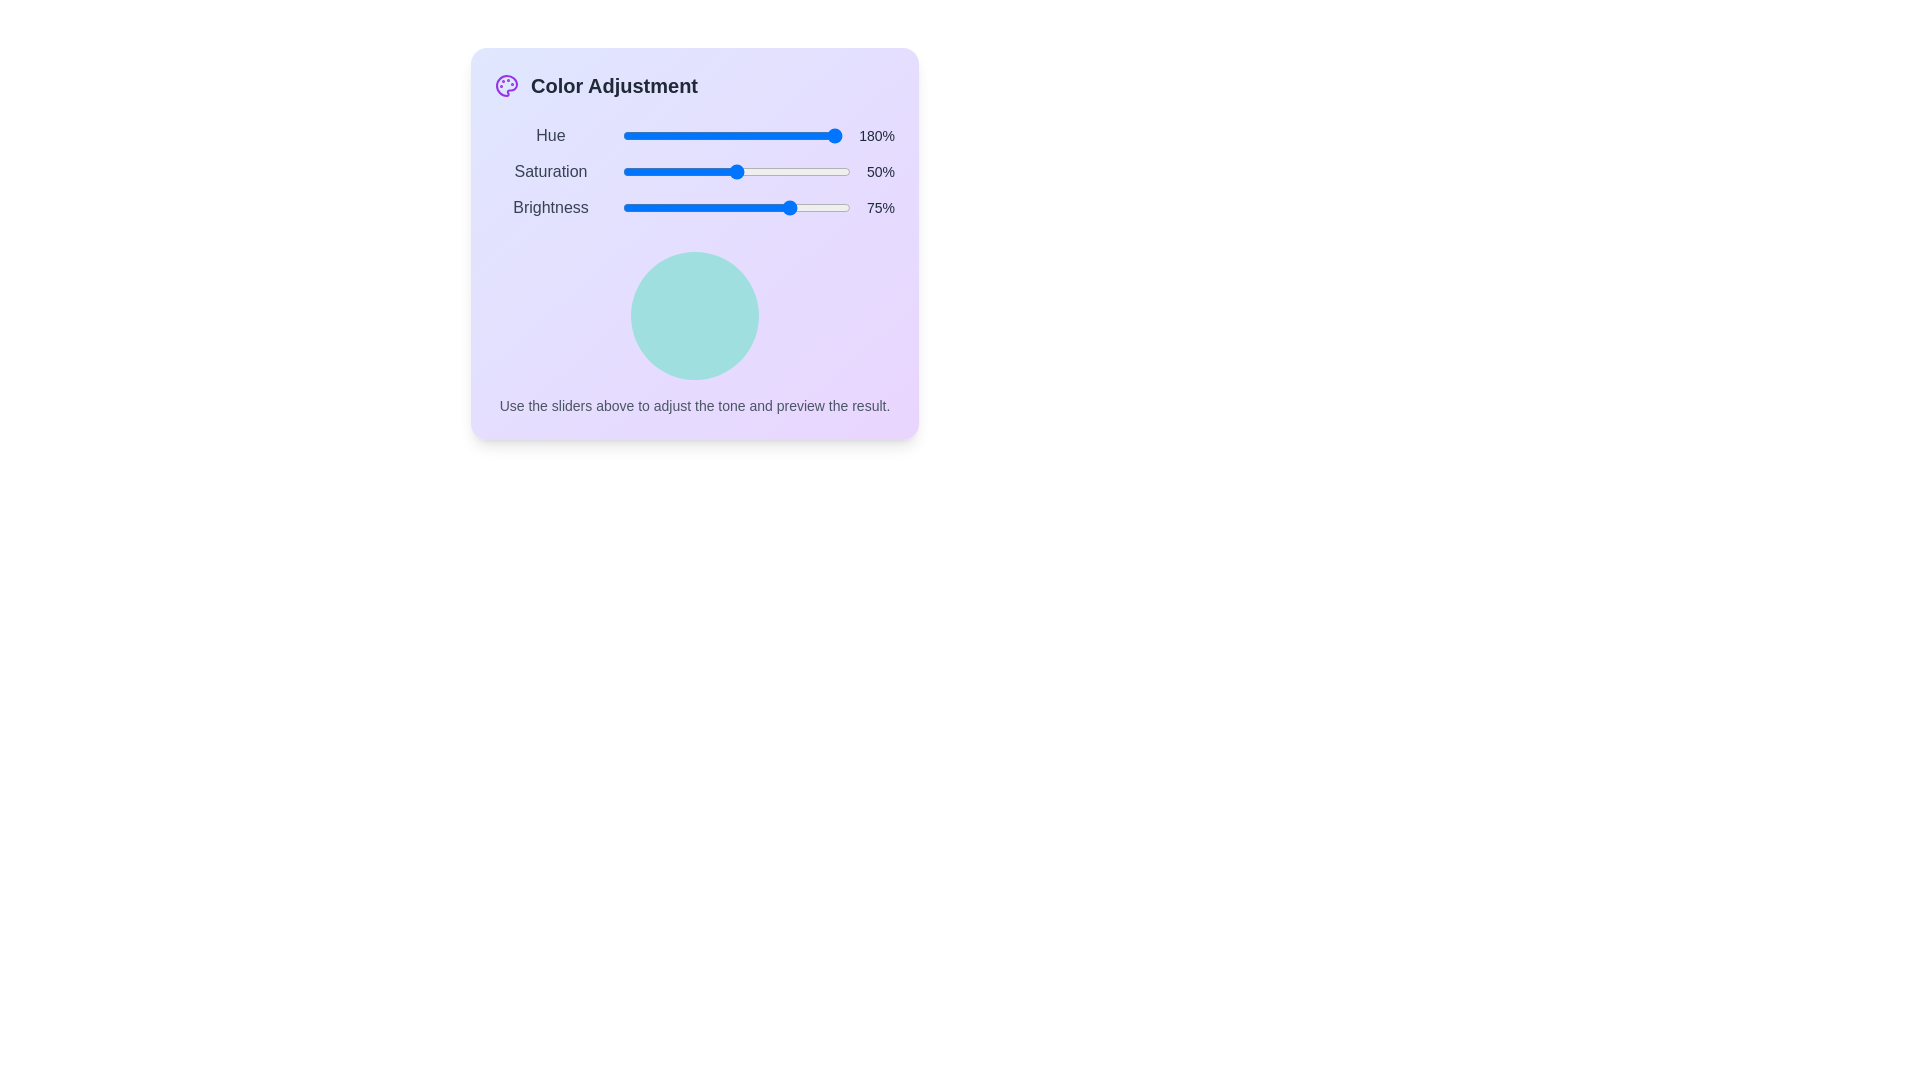  I want to click on the 1 slider to 41% to observe the resulting color in the preview circle, so click(713, 171).